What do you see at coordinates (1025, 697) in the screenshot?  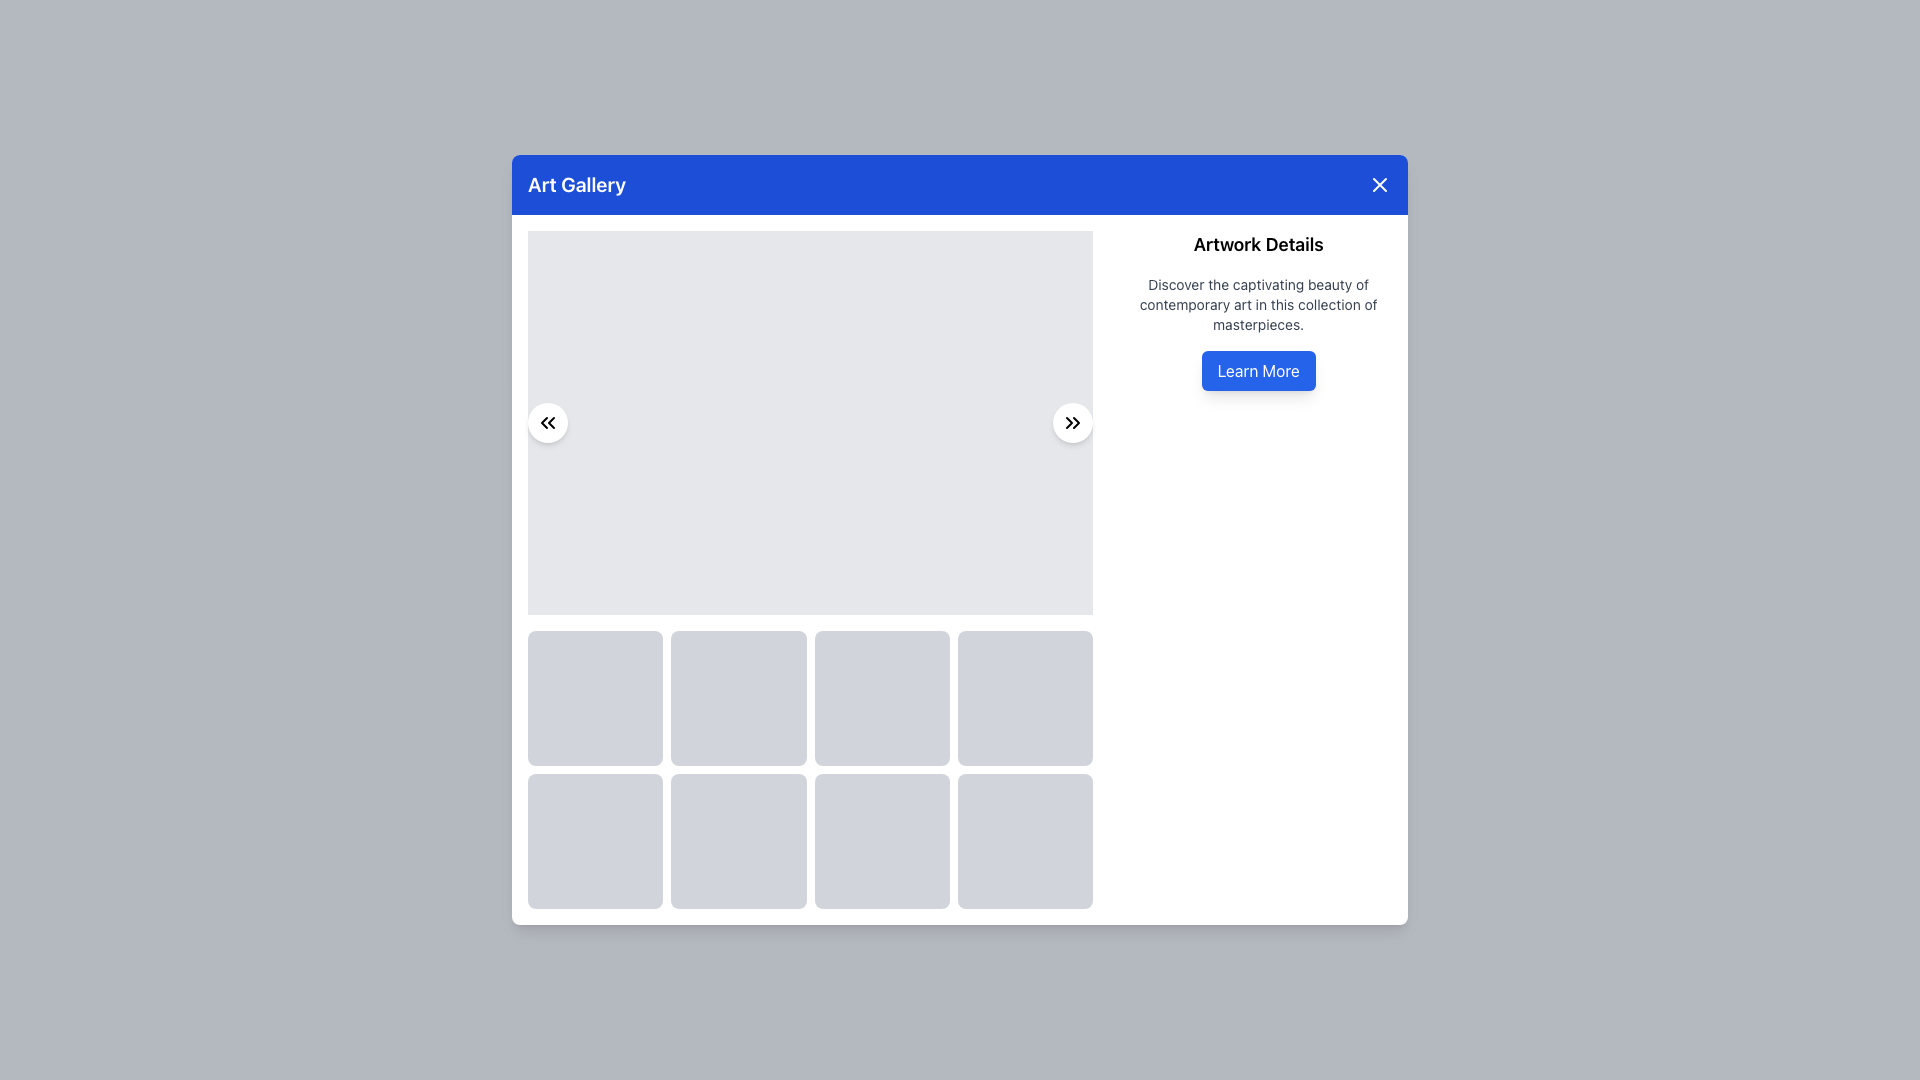 I see `the fourth light gray square with rounded corners in the first row of a 4x2 grid layout` at bounding box center [1025, 697].